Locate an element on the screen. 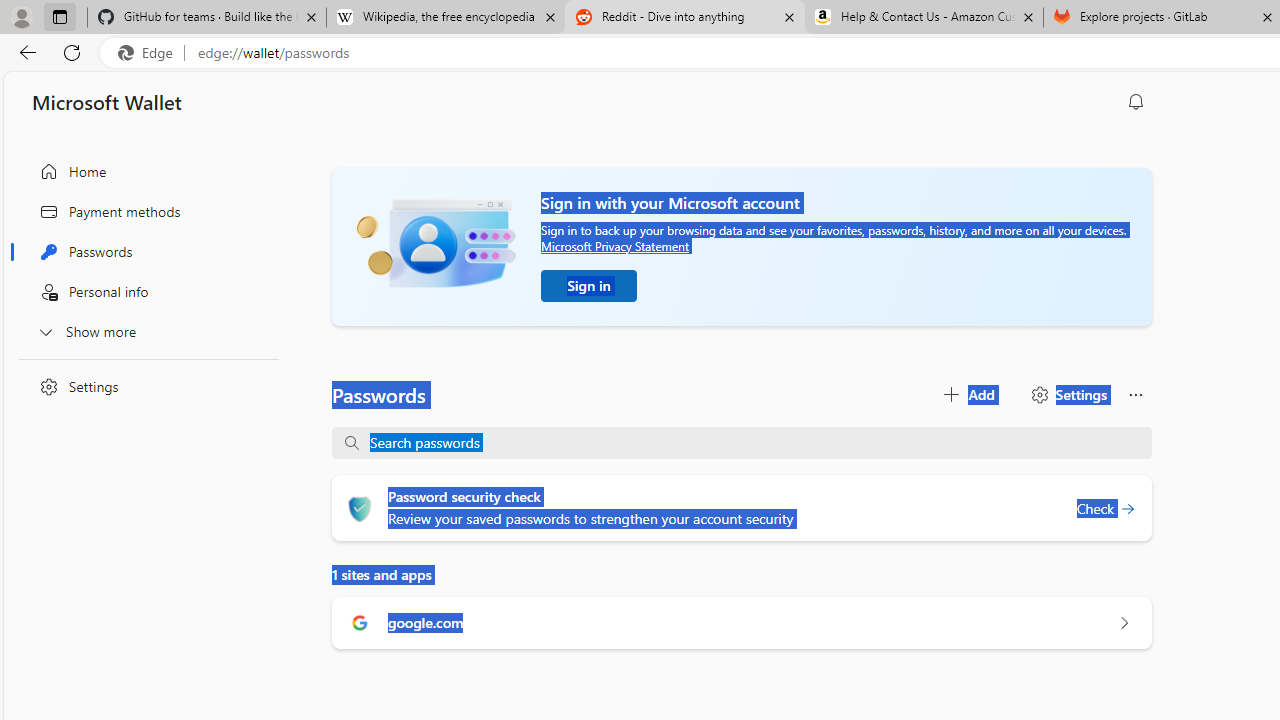 This screenshot has height=720, width=1280. 'Personal info' is located at coordinates (143, 292).